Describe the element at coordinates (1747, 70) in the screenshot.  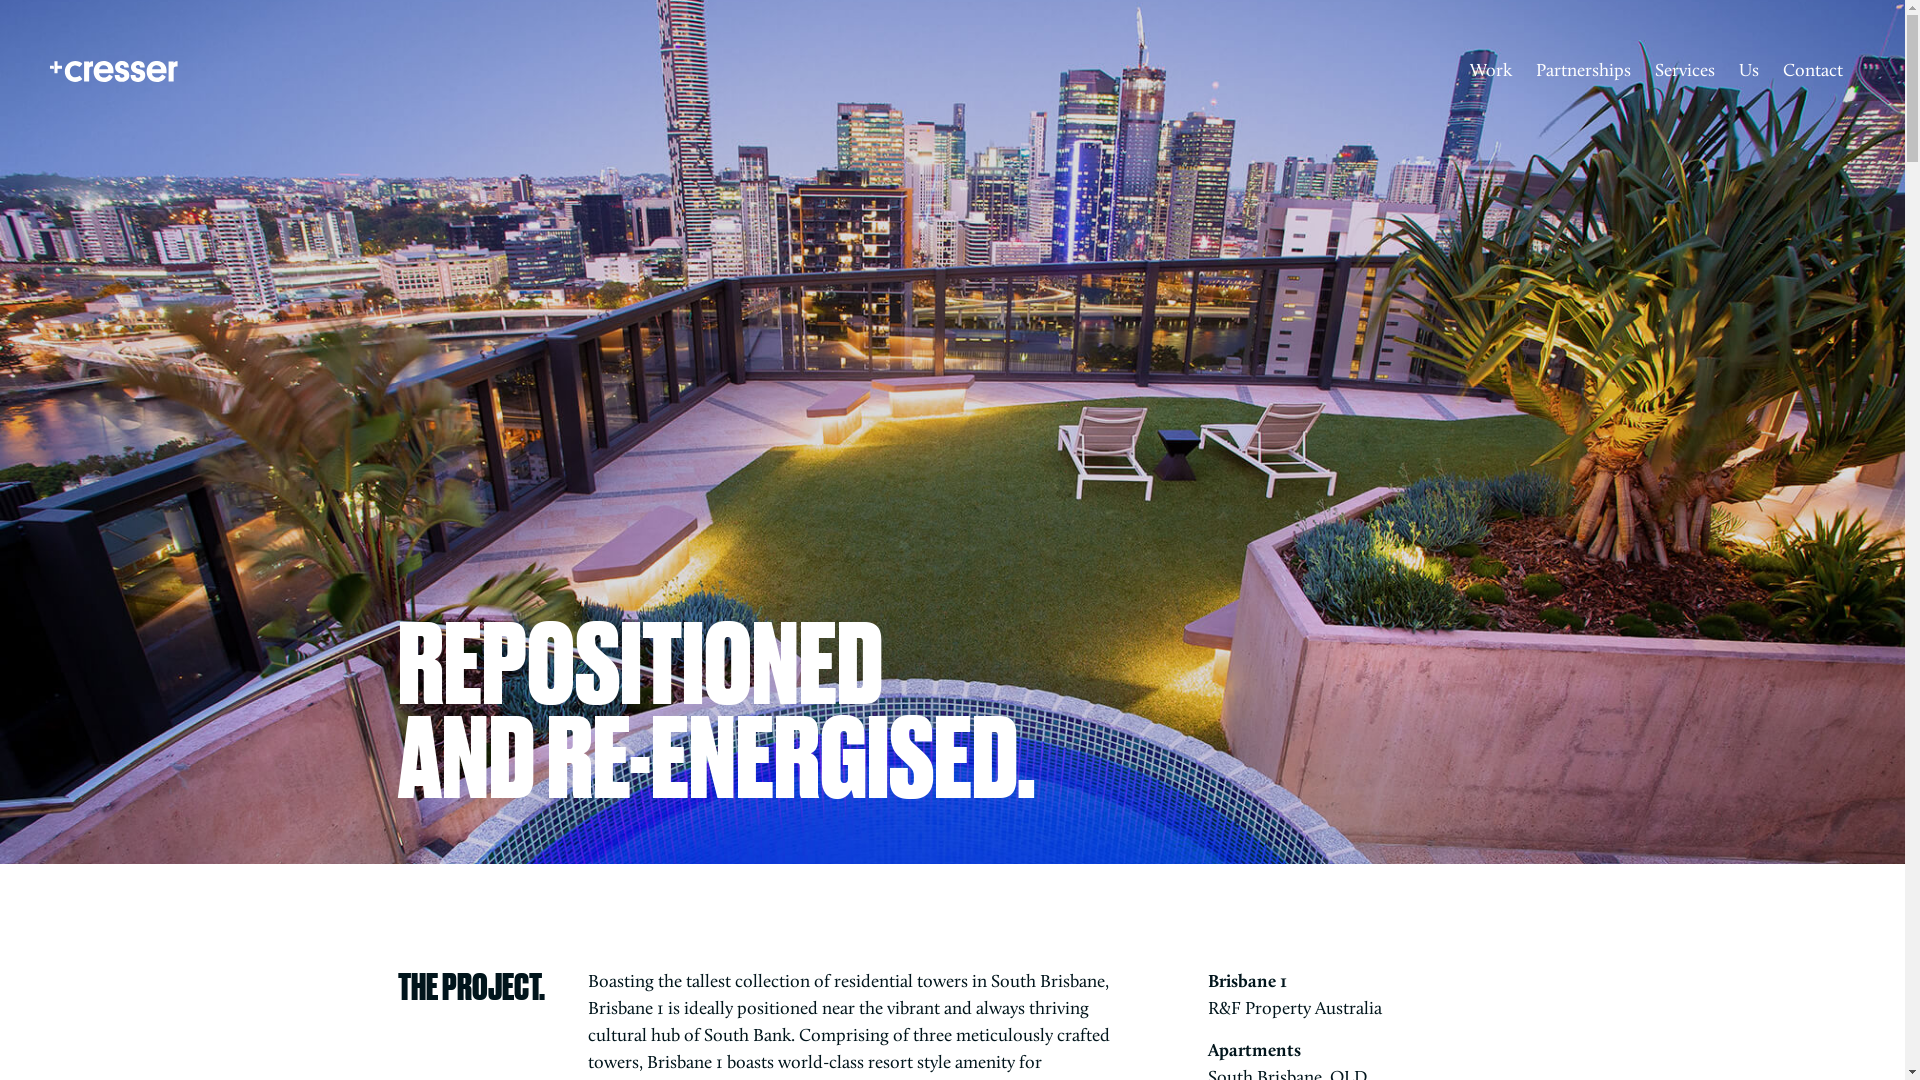
I see `'Us'` at that location.